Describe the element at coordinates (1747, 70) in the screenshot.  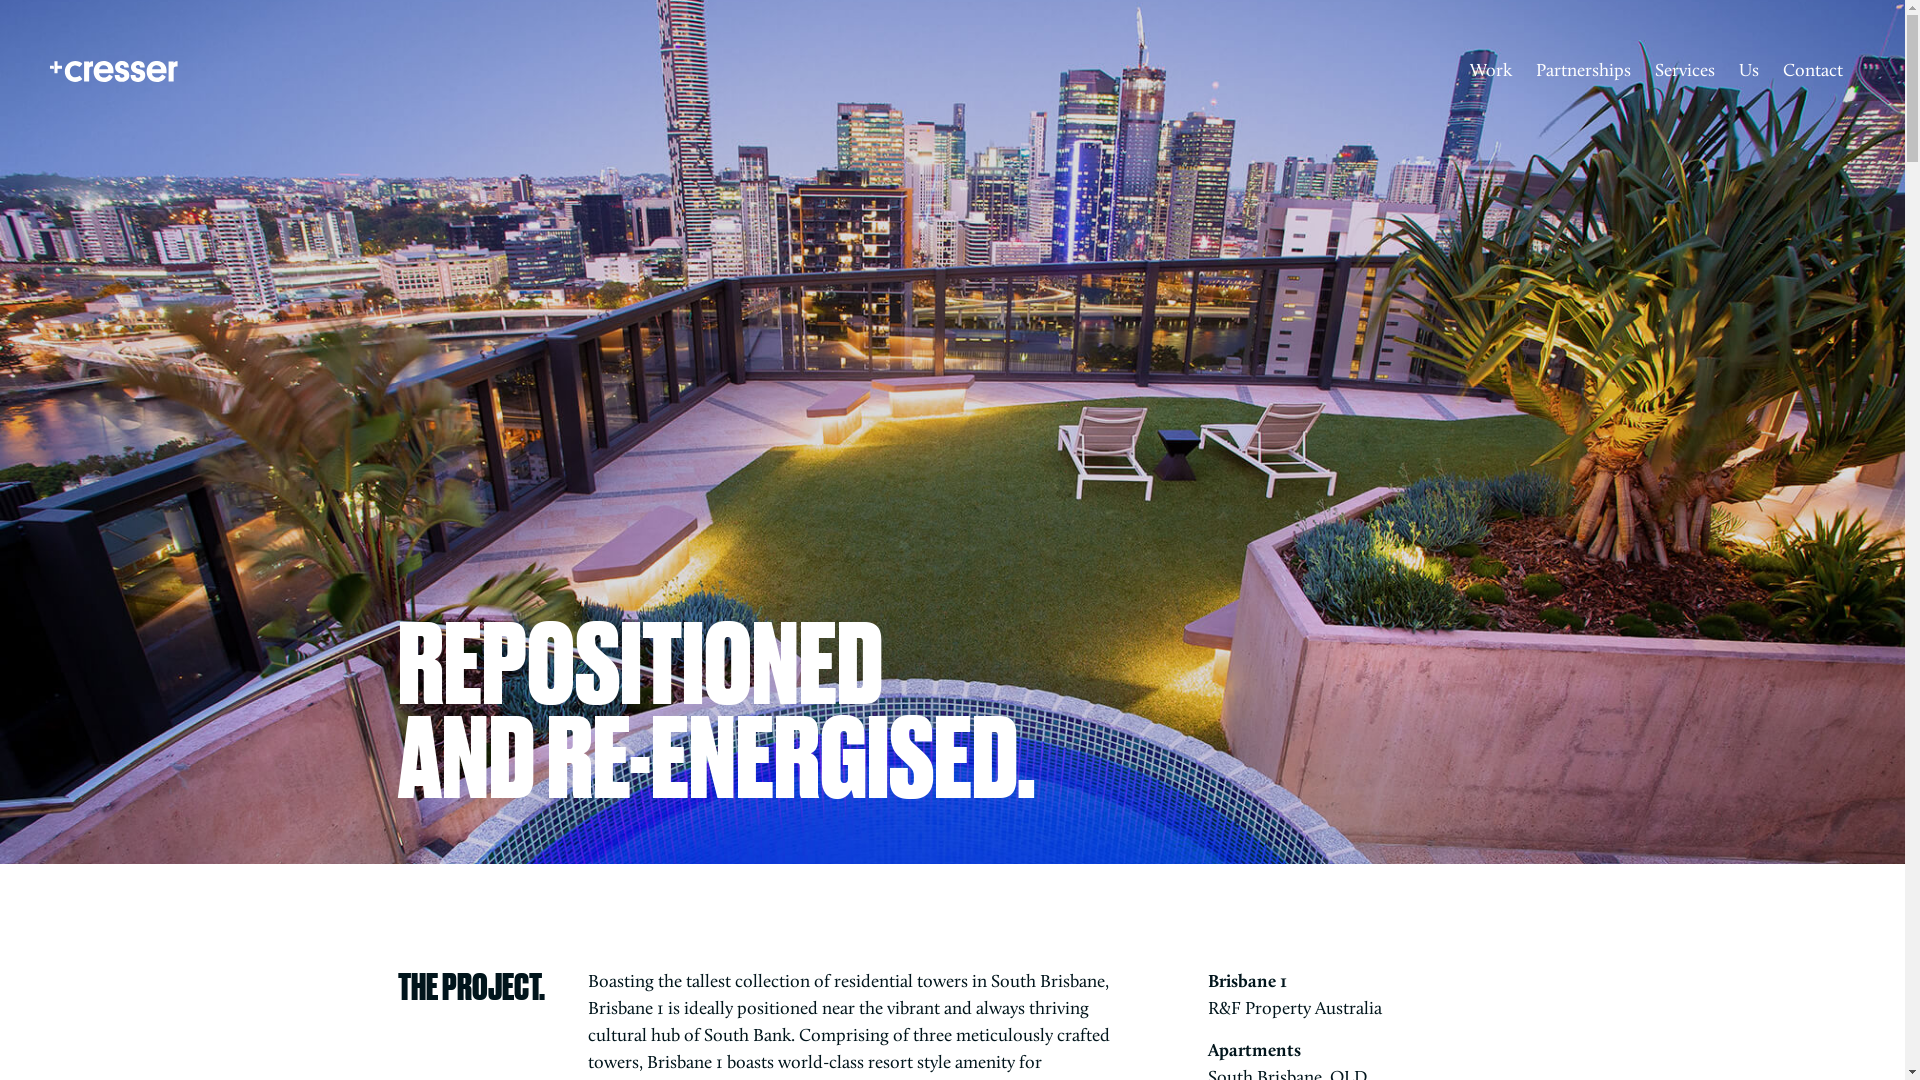
I see `'Us'` at that location.